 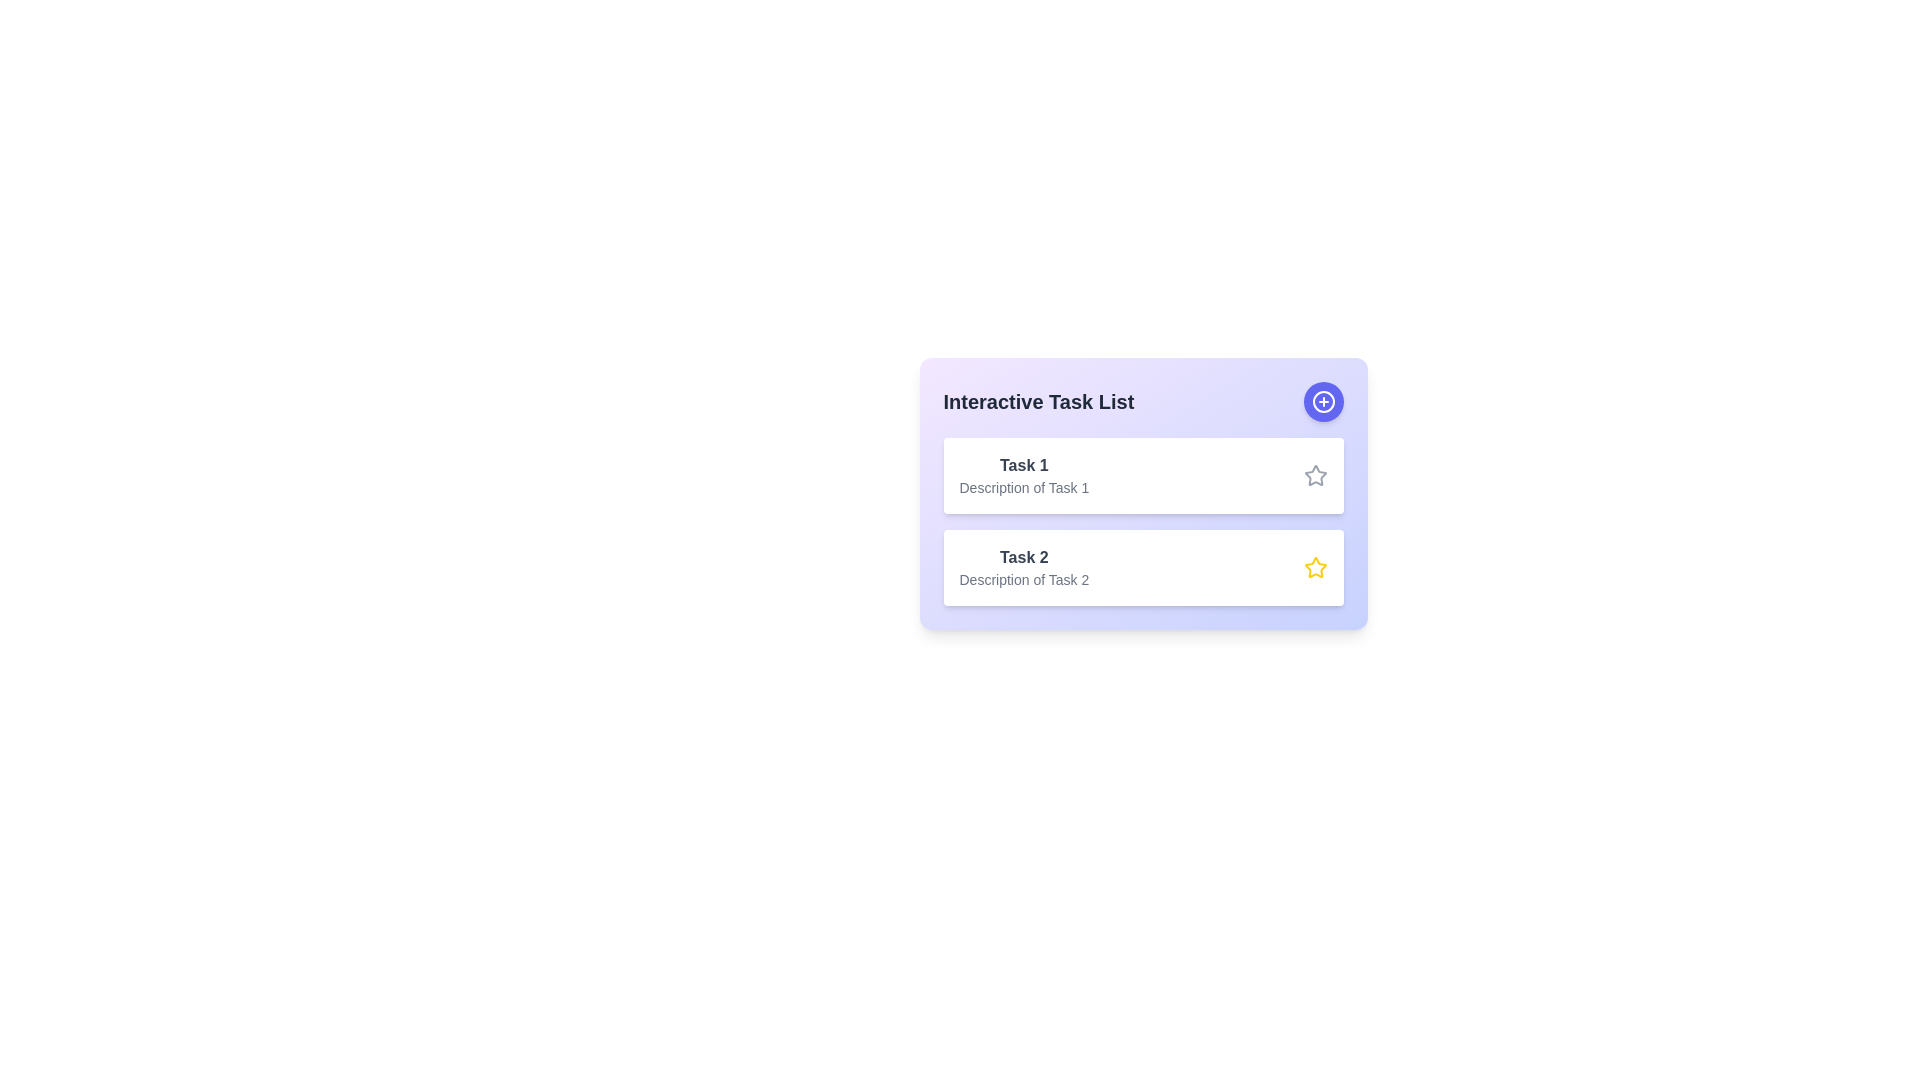 What do you see at coordinates (1315, 567) in the screenshot?
I see `star icon next to Task 2 to toggle its starred state` at bounding box center [1315, 567].